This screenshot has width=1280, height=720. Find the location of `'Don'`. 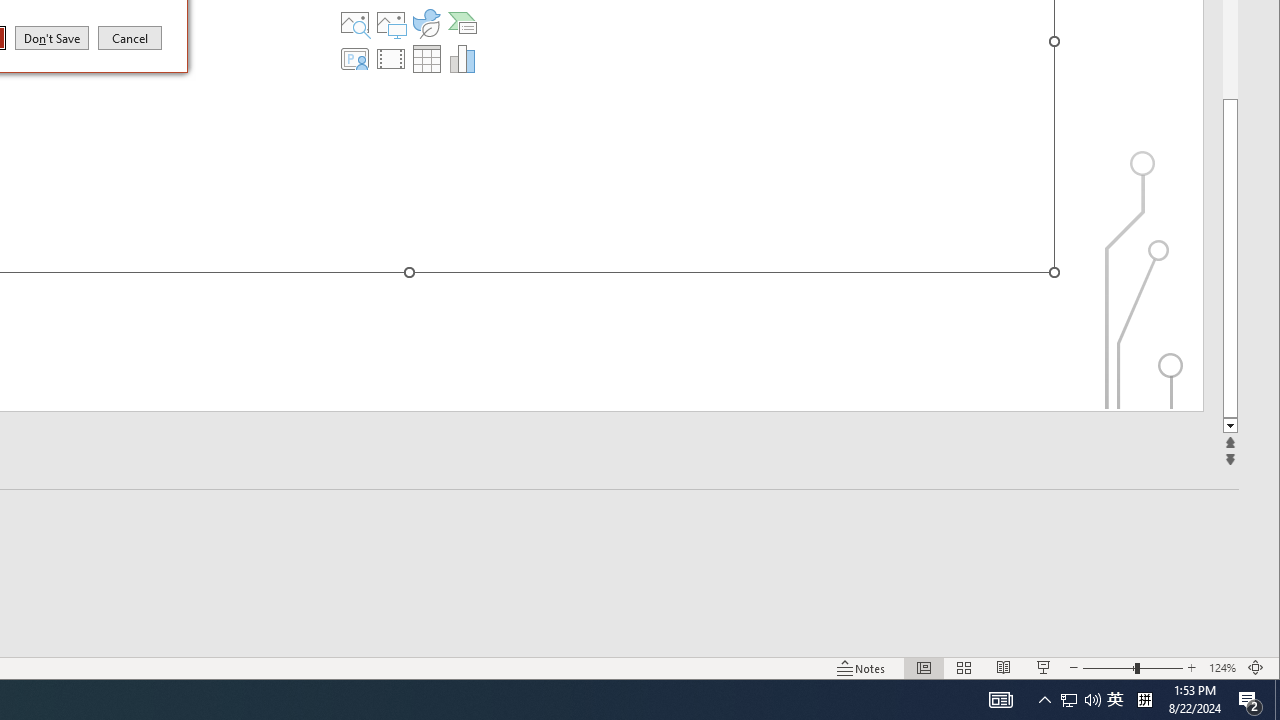

'Don' is located at coordinates (52, 37).